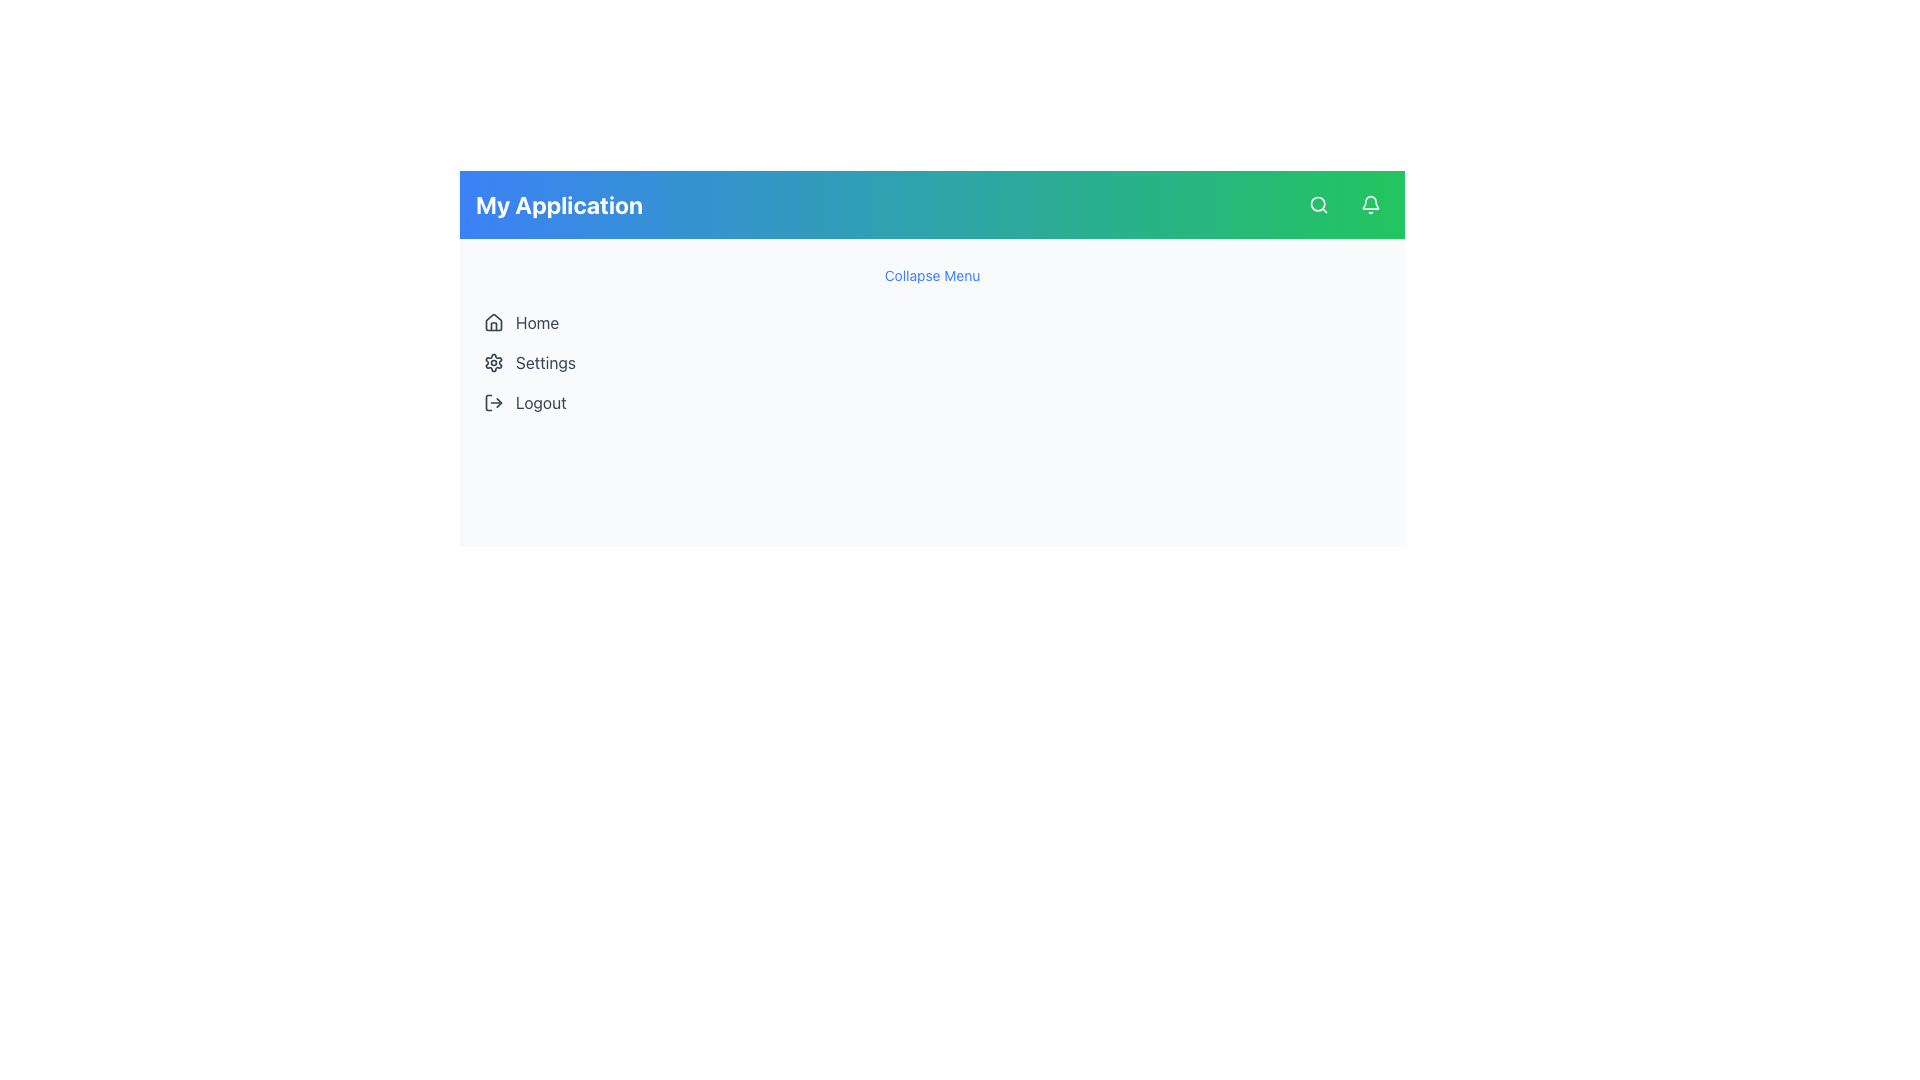 The height and width of the screenshot is (1080, 1920). What do you see at coordinates (545, 362) in the screenshot?
I see `the 'Settings' text in the left sidebar` at bounding box center [545, 362].